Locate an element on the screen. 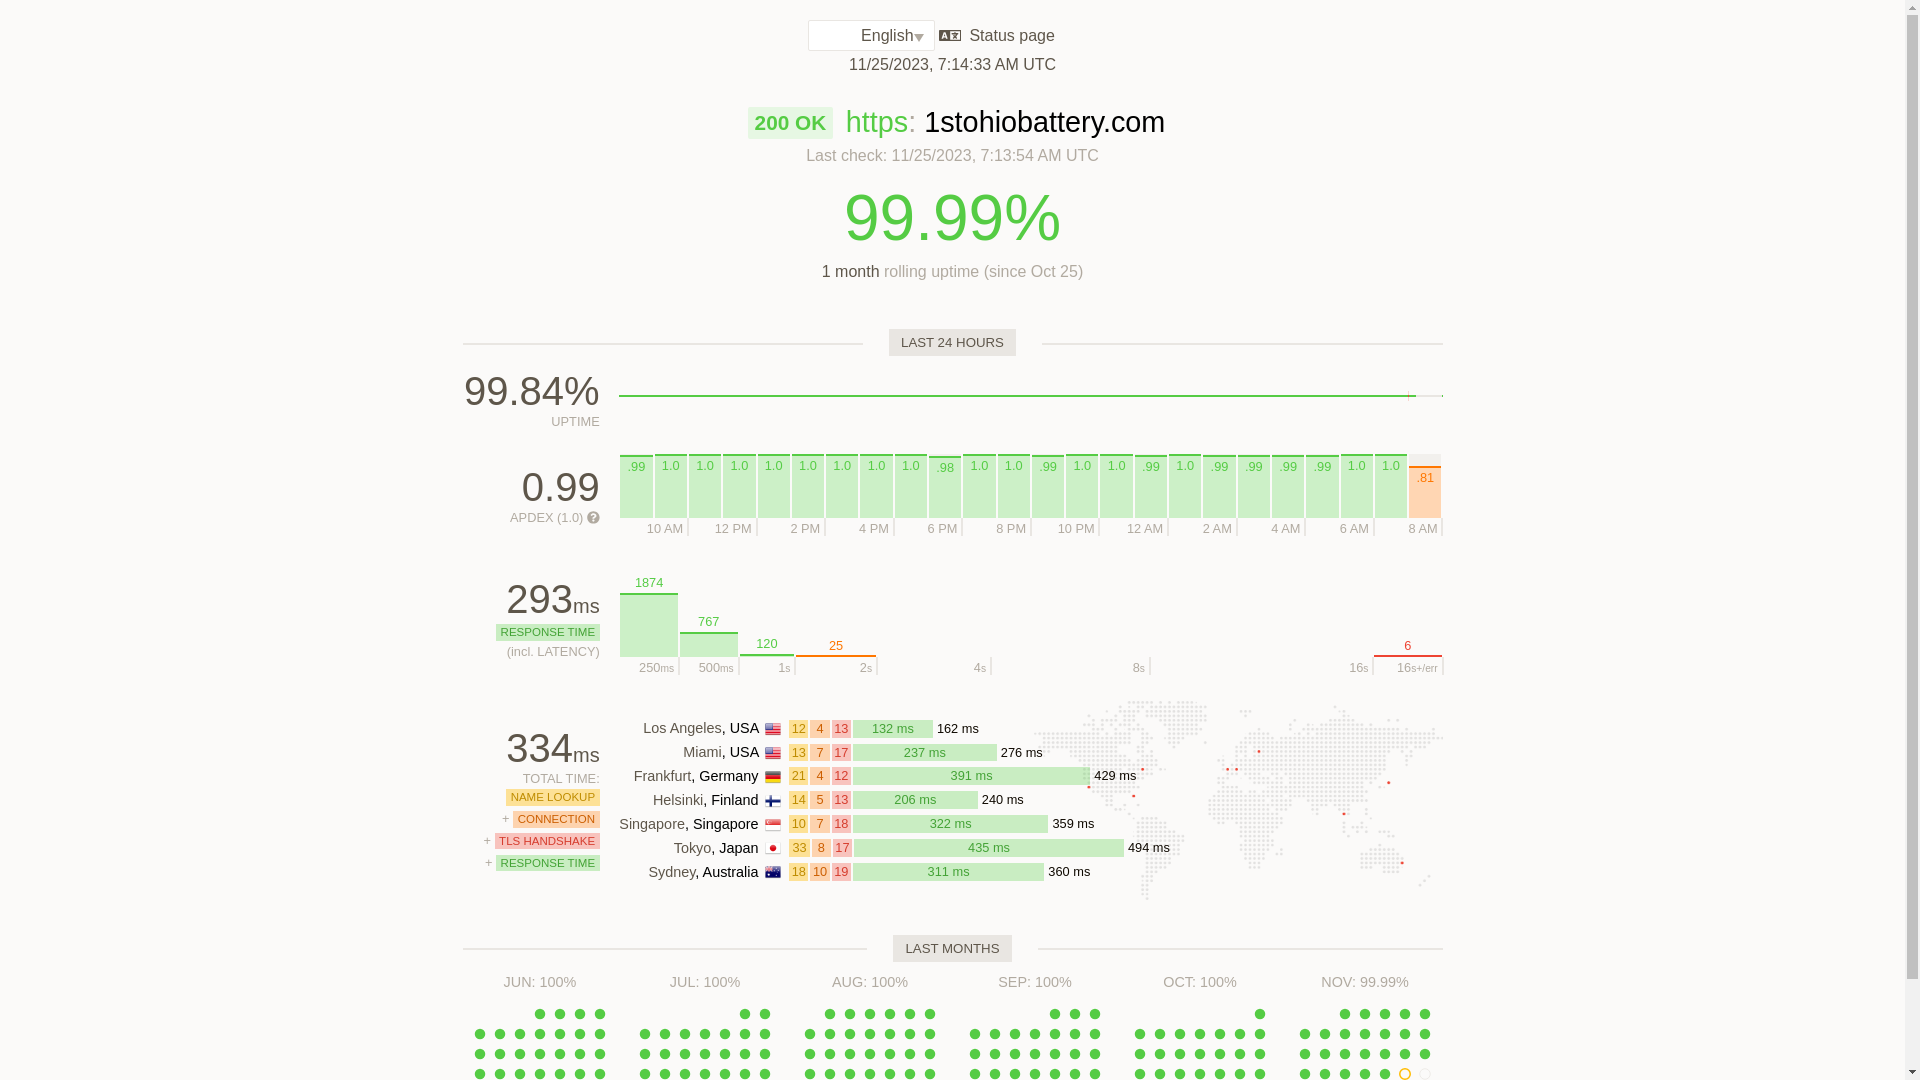  '<small>Sep 12:</small> No downtime' is located at coordinates (994, 1052).